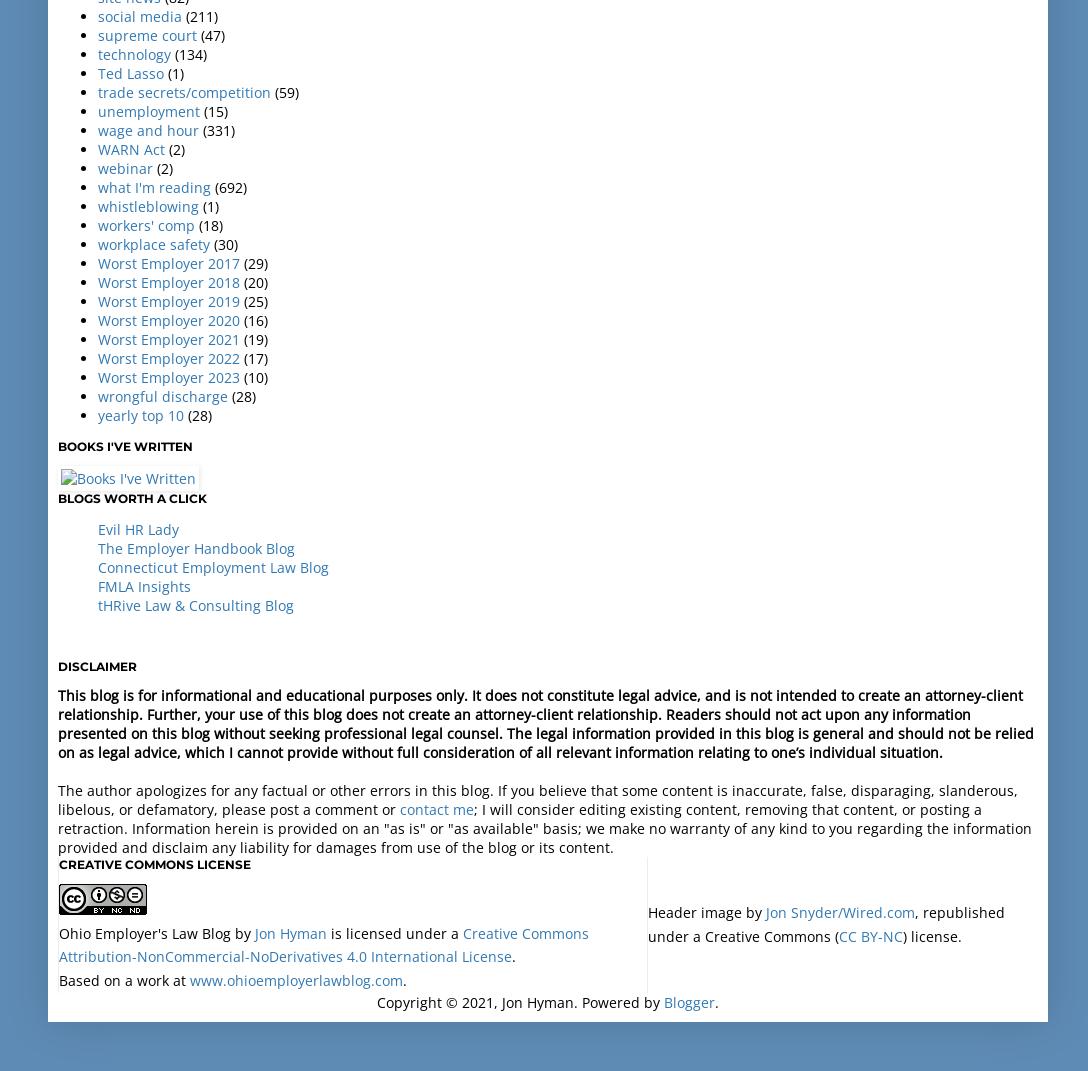 This screenshot has height=1071, width=1088. Describe the element at coordinates (98, 566) in the screenshot. I see `'Connecticut Employment Law Blog'` at that location.